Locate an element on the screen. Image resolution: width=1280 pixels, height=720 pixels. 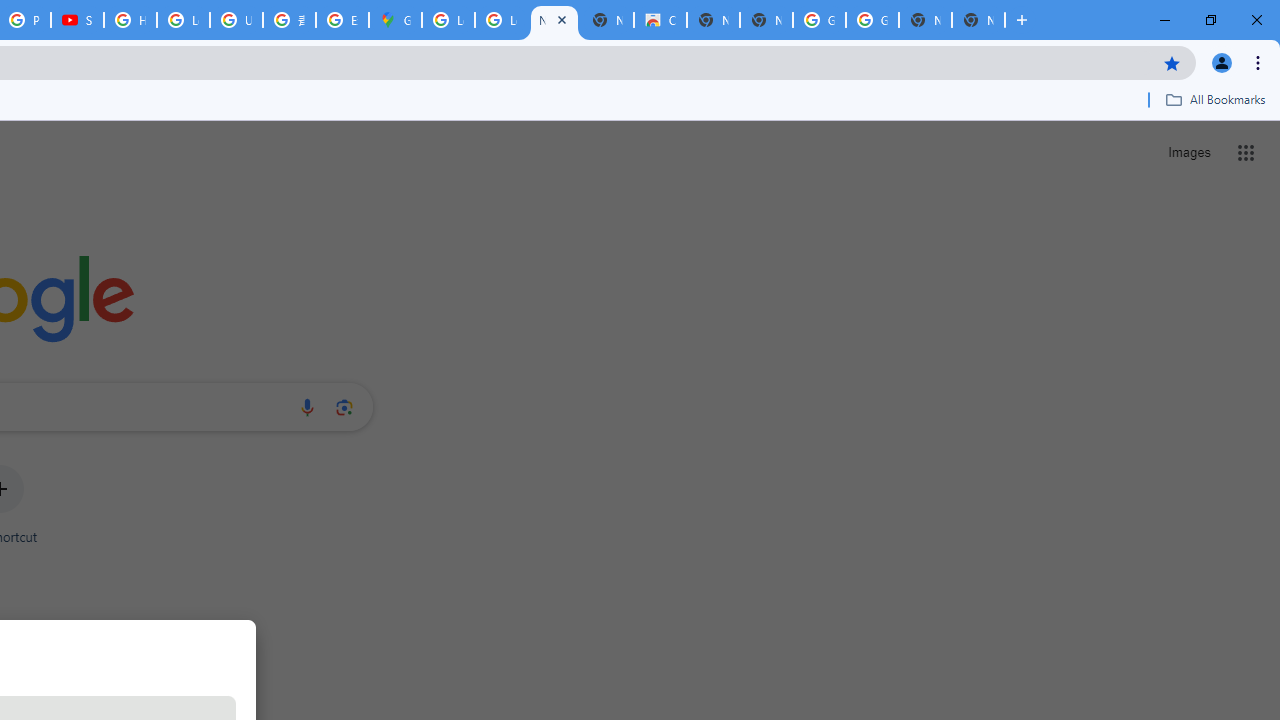
'Google Images' is located at coordinates (819, 20).